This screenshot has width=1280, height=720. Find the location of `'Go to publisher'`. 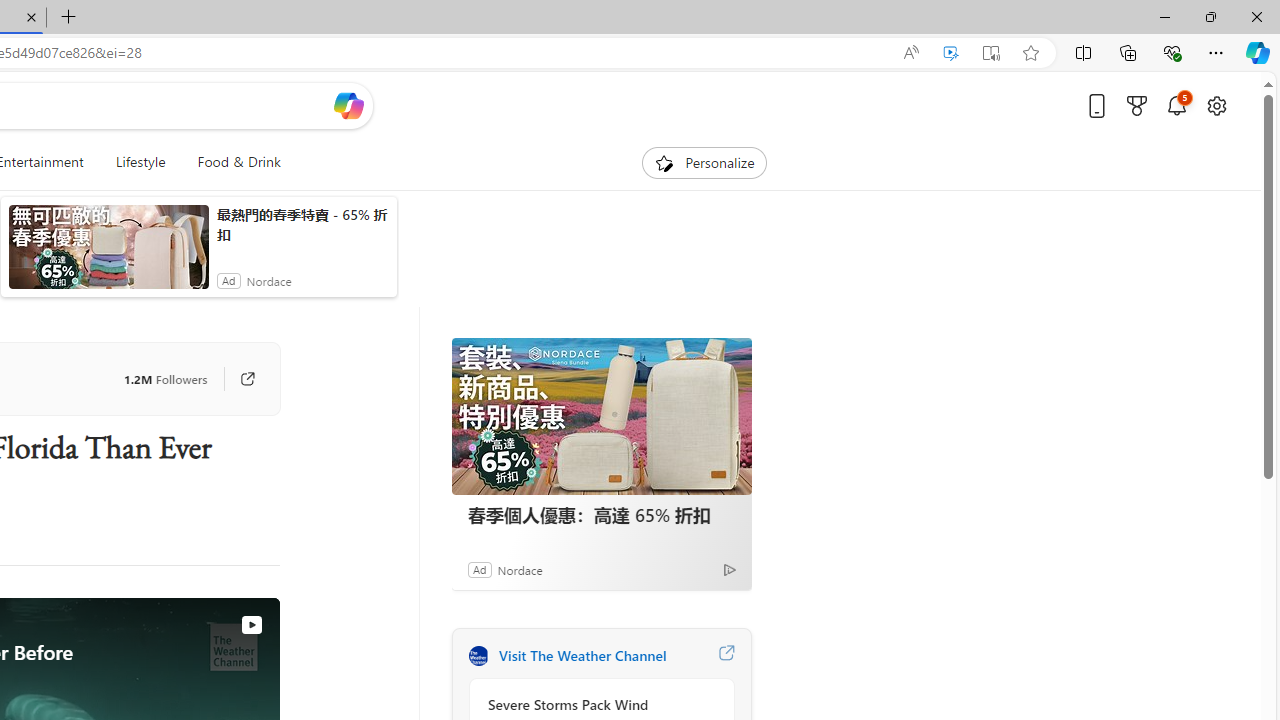

'Go to publisher' is located at coordinates (237, 379).